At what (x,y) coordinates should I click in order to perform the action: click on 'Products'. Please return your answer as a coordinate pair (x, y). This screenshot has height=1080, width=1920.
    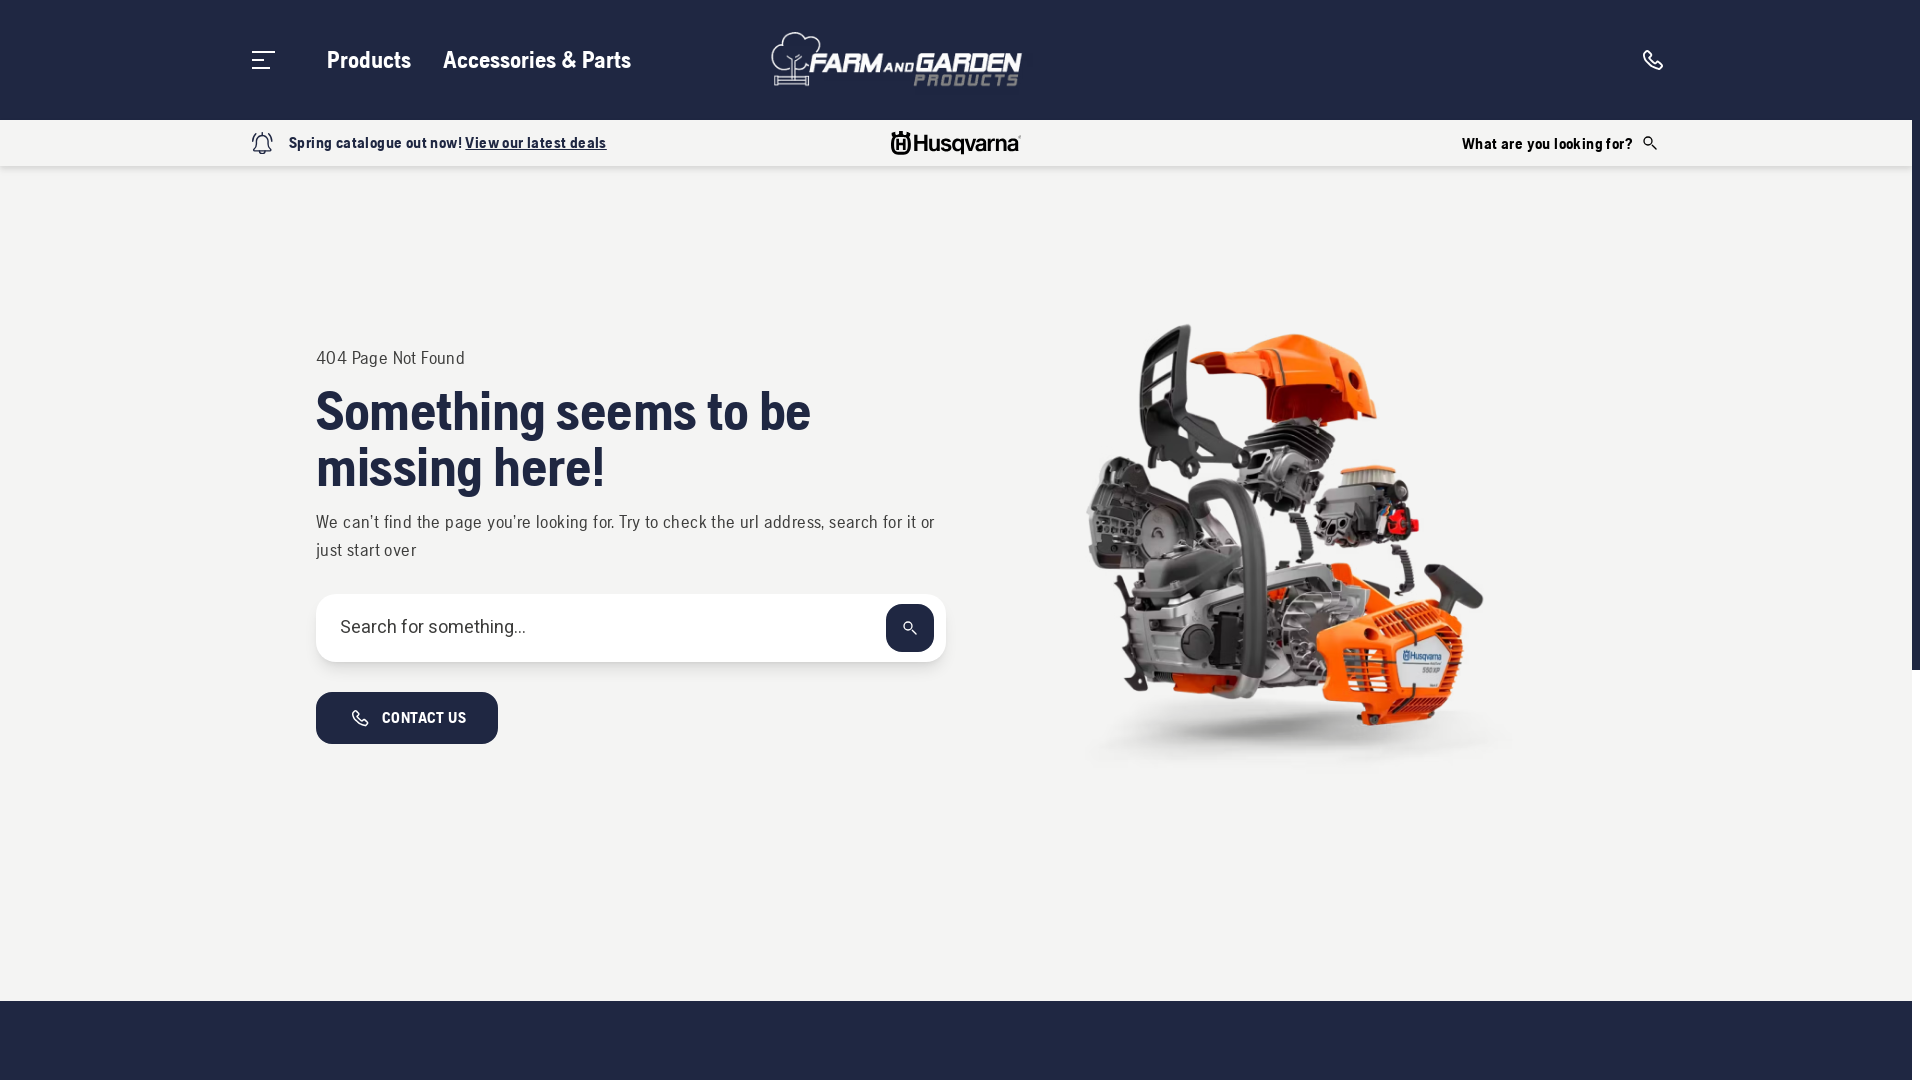
    Looking at the image, I should click on (369, 59).